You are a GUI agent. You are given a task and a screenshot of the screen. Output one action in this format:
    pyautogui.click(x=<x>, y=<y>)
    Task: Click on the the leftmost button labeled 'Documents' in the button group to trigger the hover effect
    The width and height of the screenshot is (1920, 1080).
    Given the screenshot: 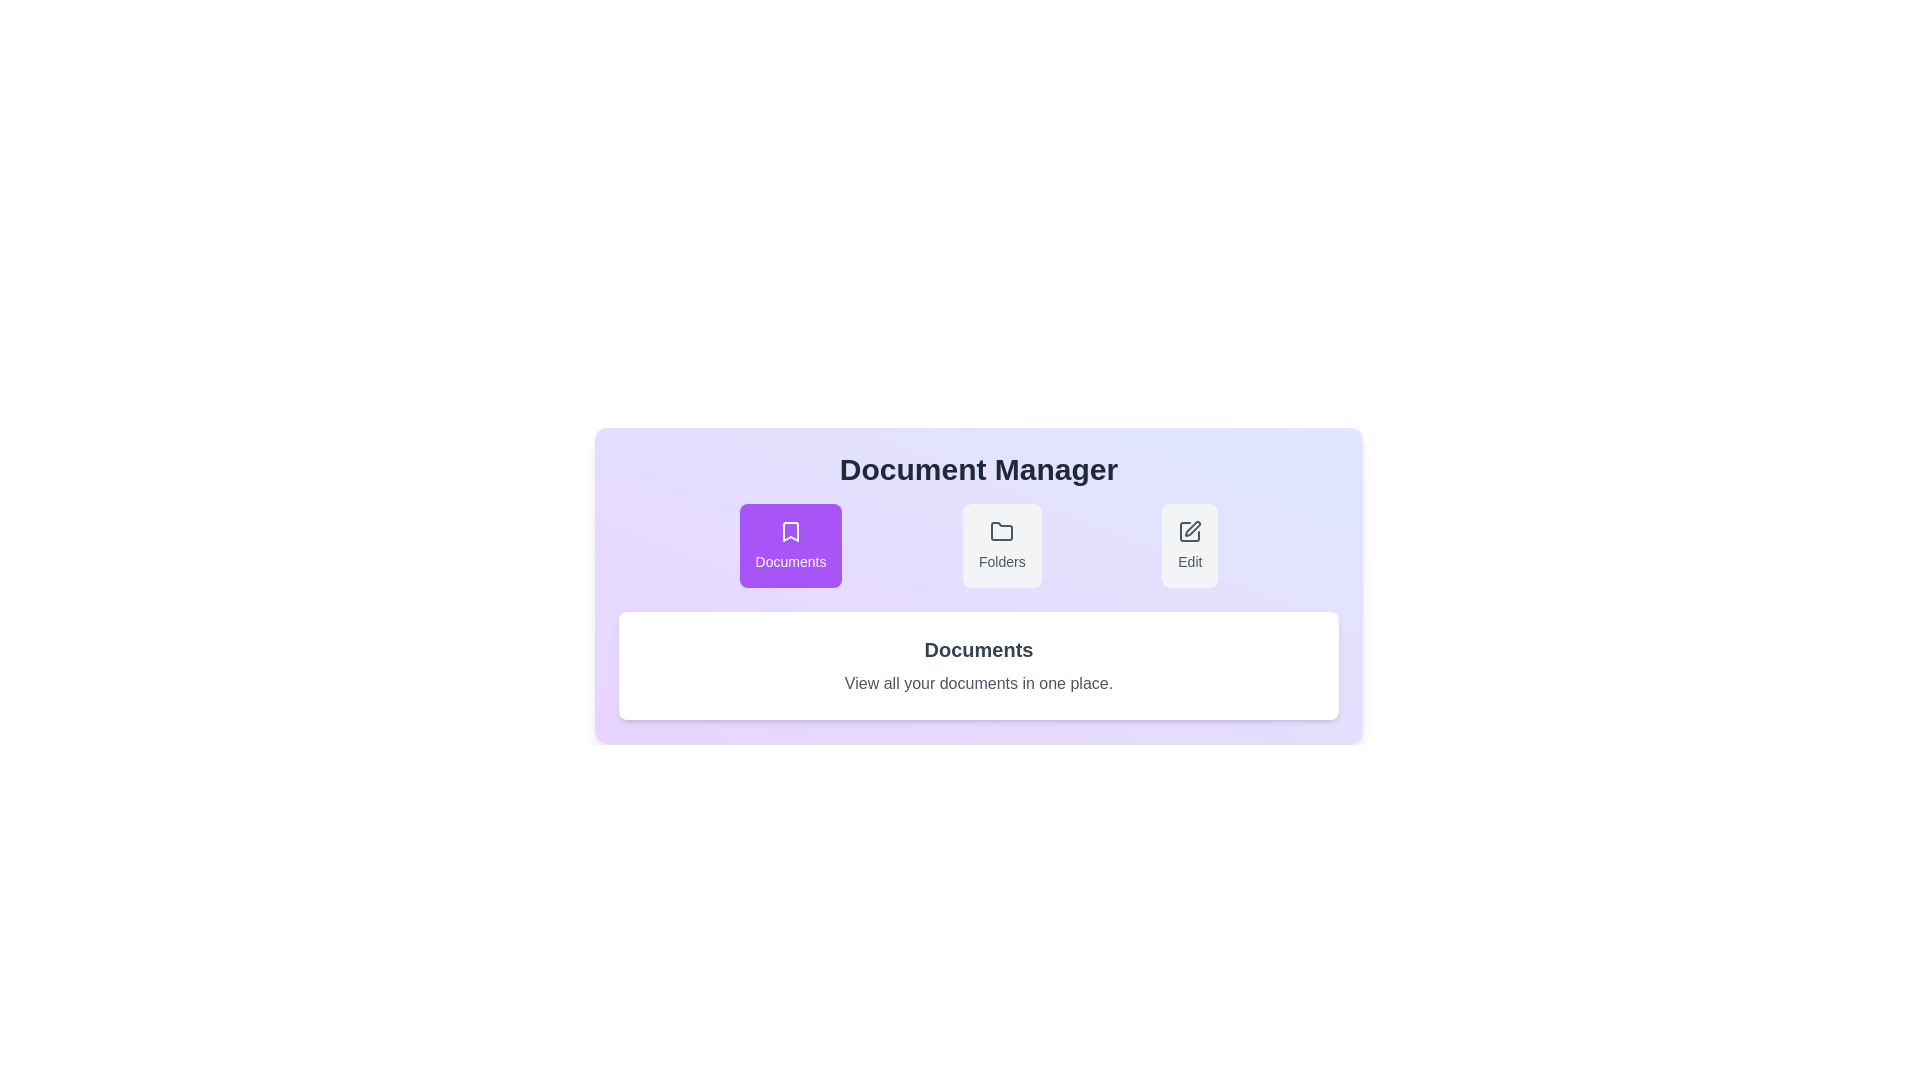 What is the action you would take?
    pyautogui.click(x=790, y=546)
    